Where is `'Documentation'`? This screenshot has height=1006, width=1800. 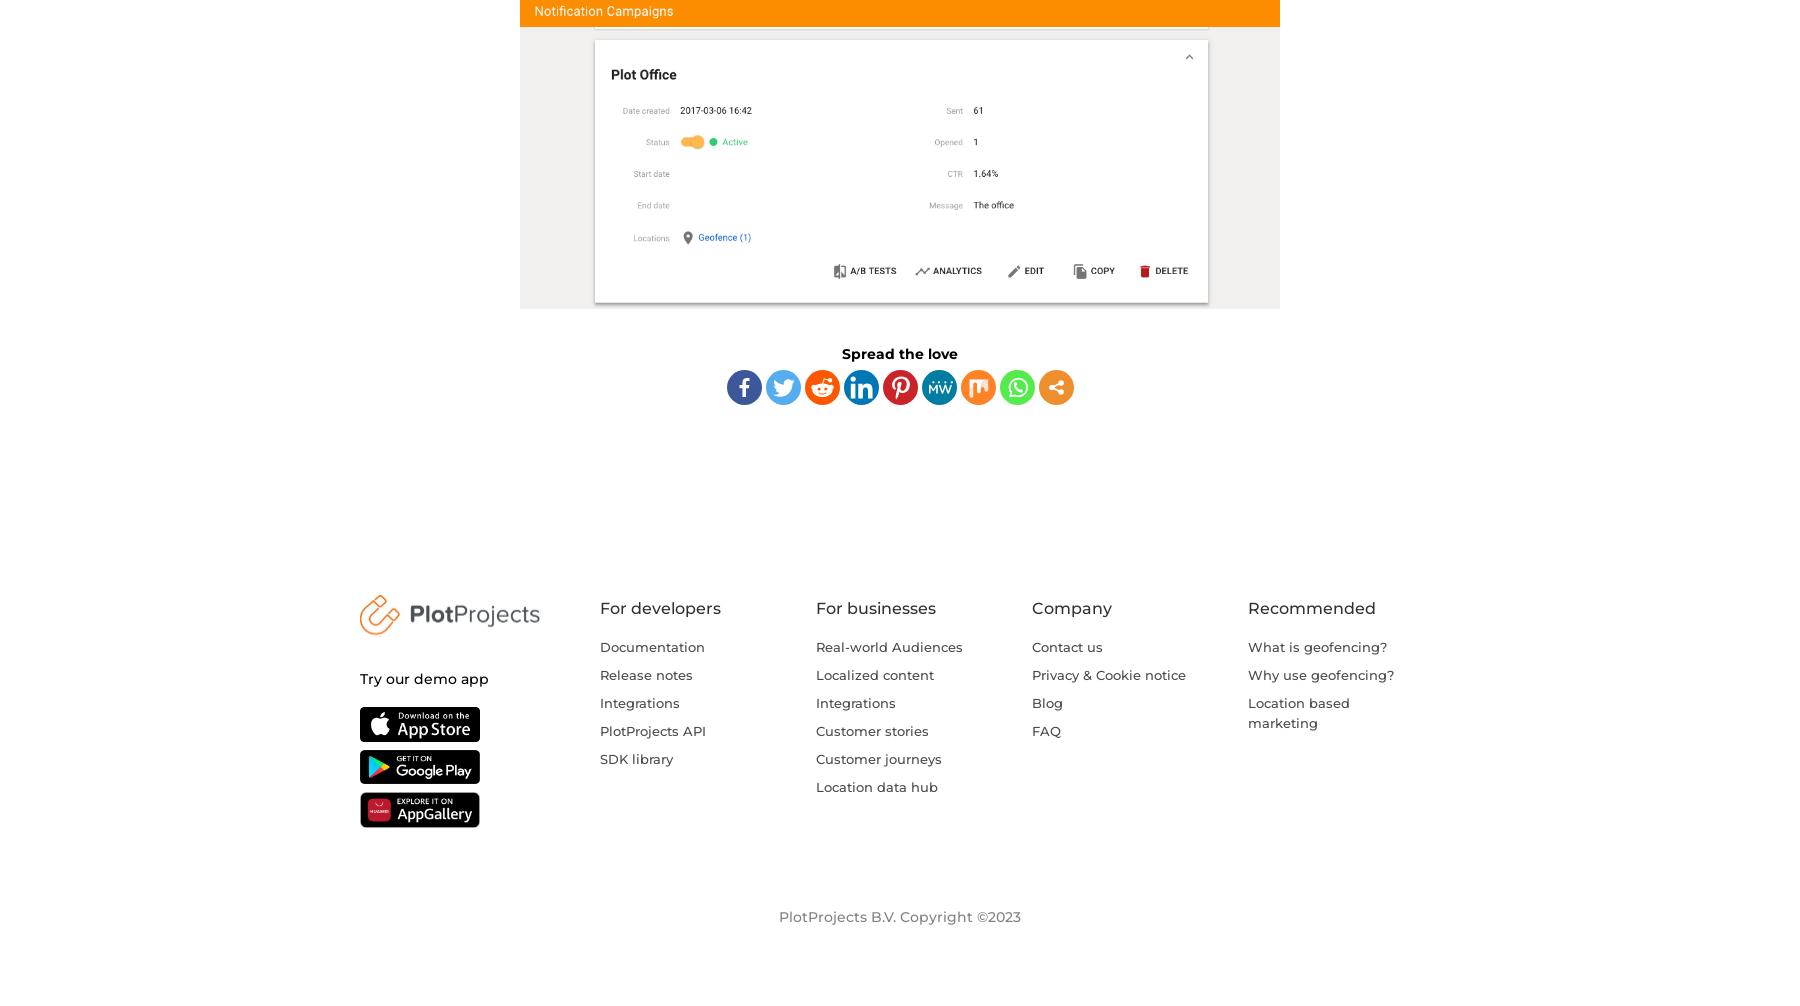
'Documentation' is located at coordinates (652, 645).